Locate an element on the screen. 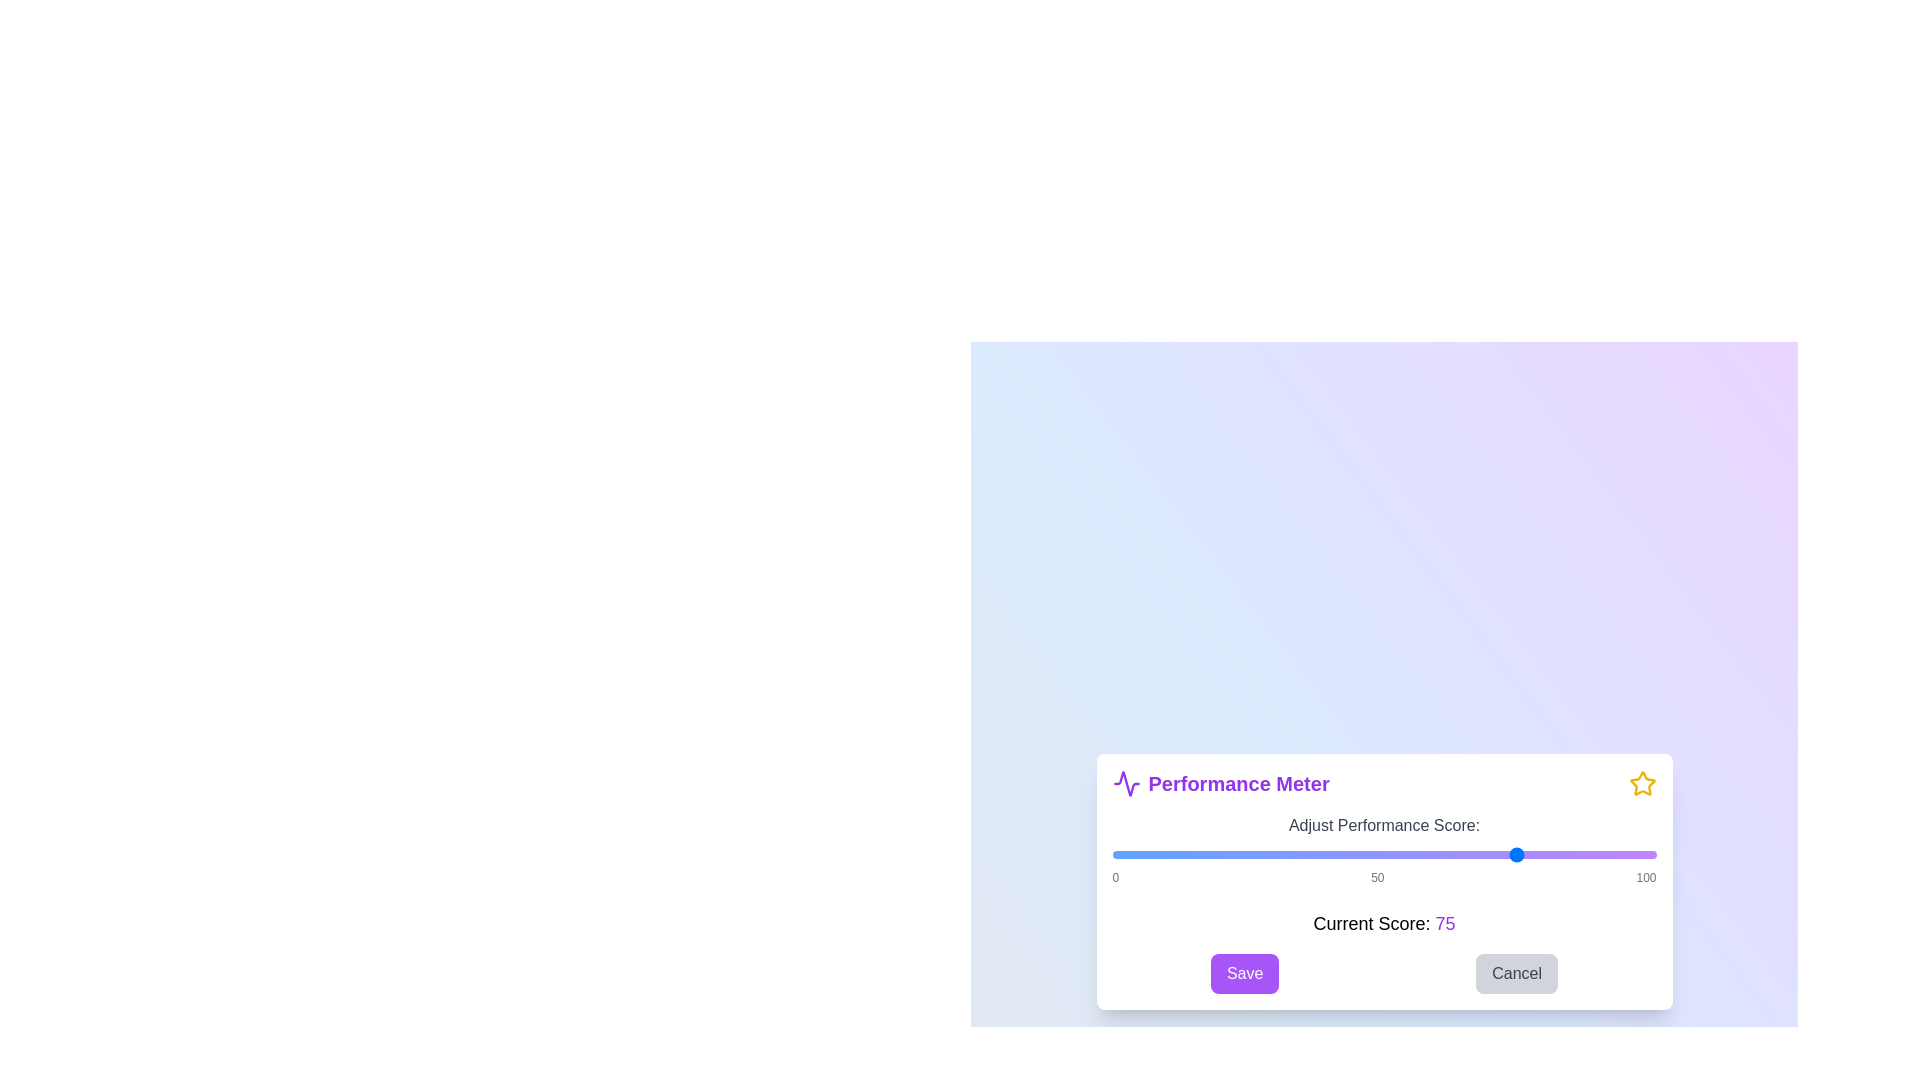 This screenshot has width=1920, height=1080. the performance score to 46 using the slider is located at coordinates (1361, 855).